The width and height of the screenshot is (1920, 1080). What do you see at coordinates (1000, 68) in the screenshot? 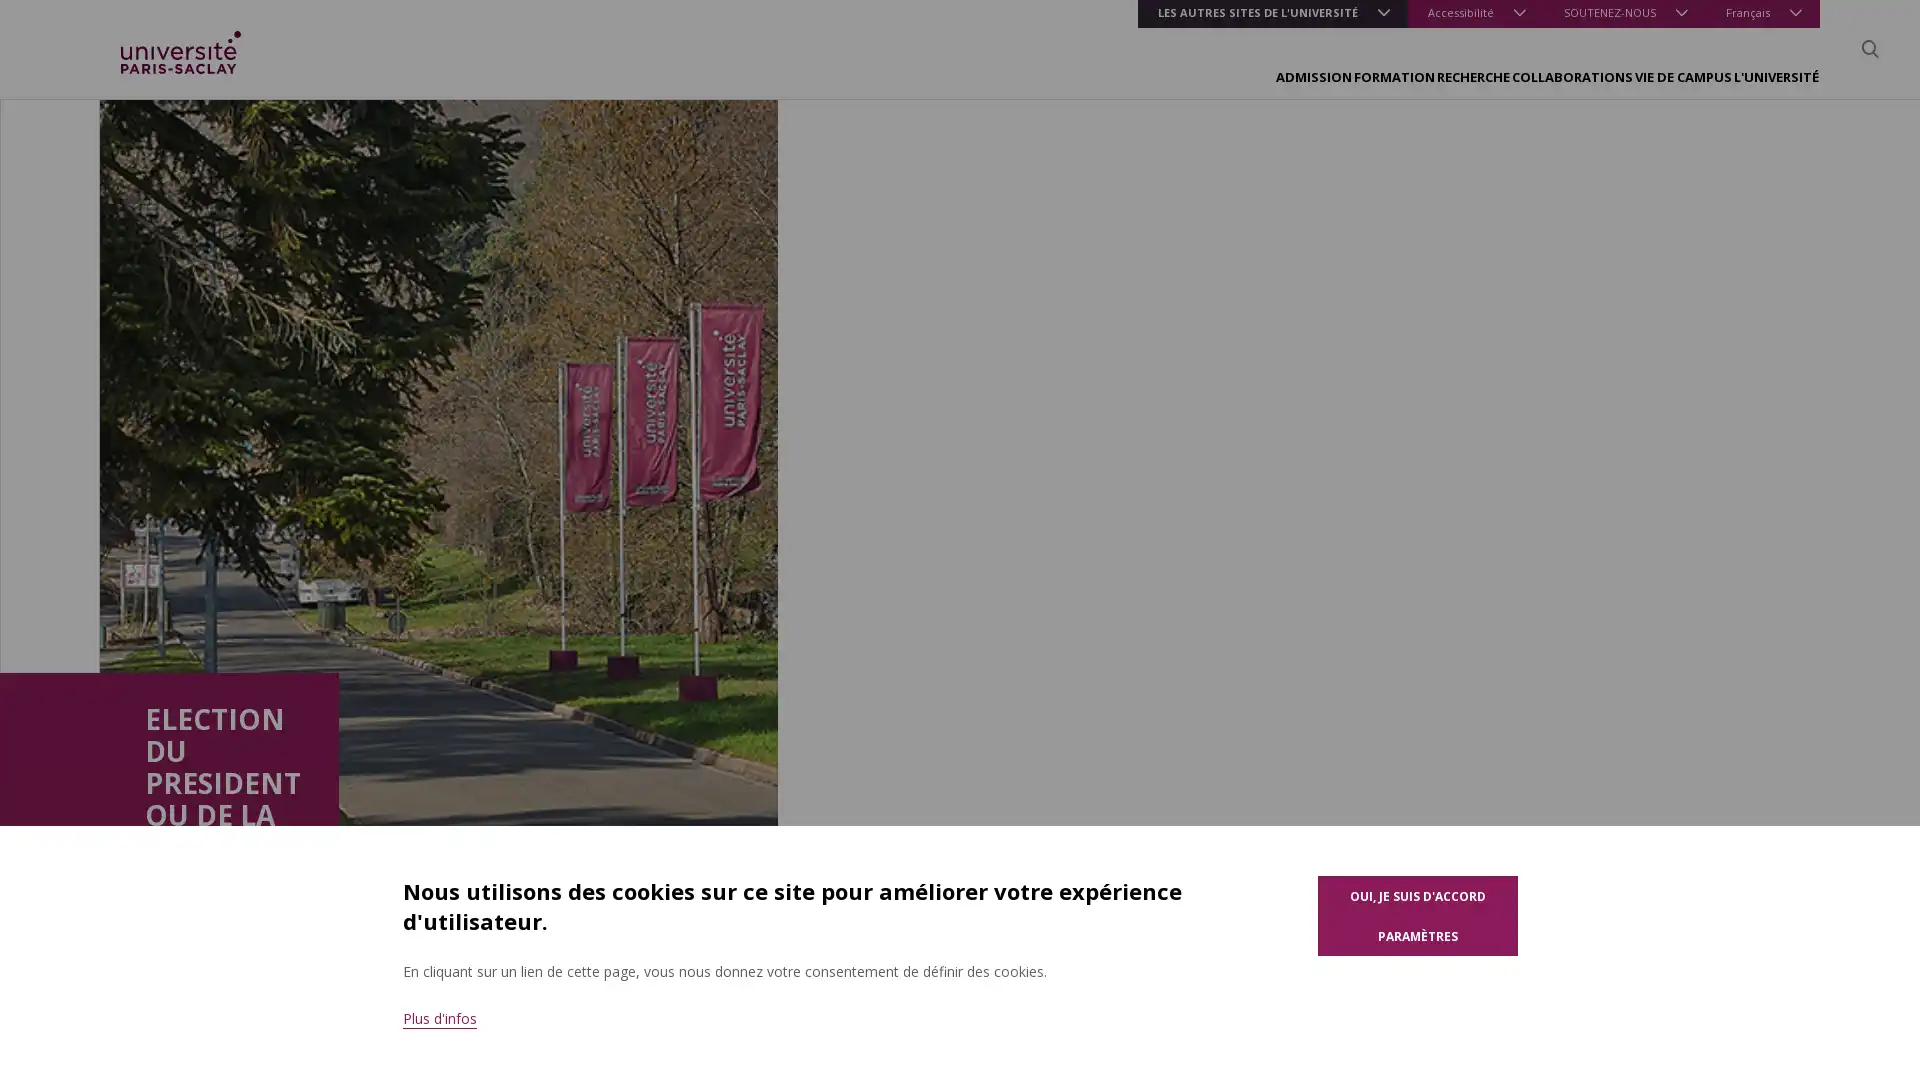
I see `ADMISSION` at bounding box center [1000, 68].